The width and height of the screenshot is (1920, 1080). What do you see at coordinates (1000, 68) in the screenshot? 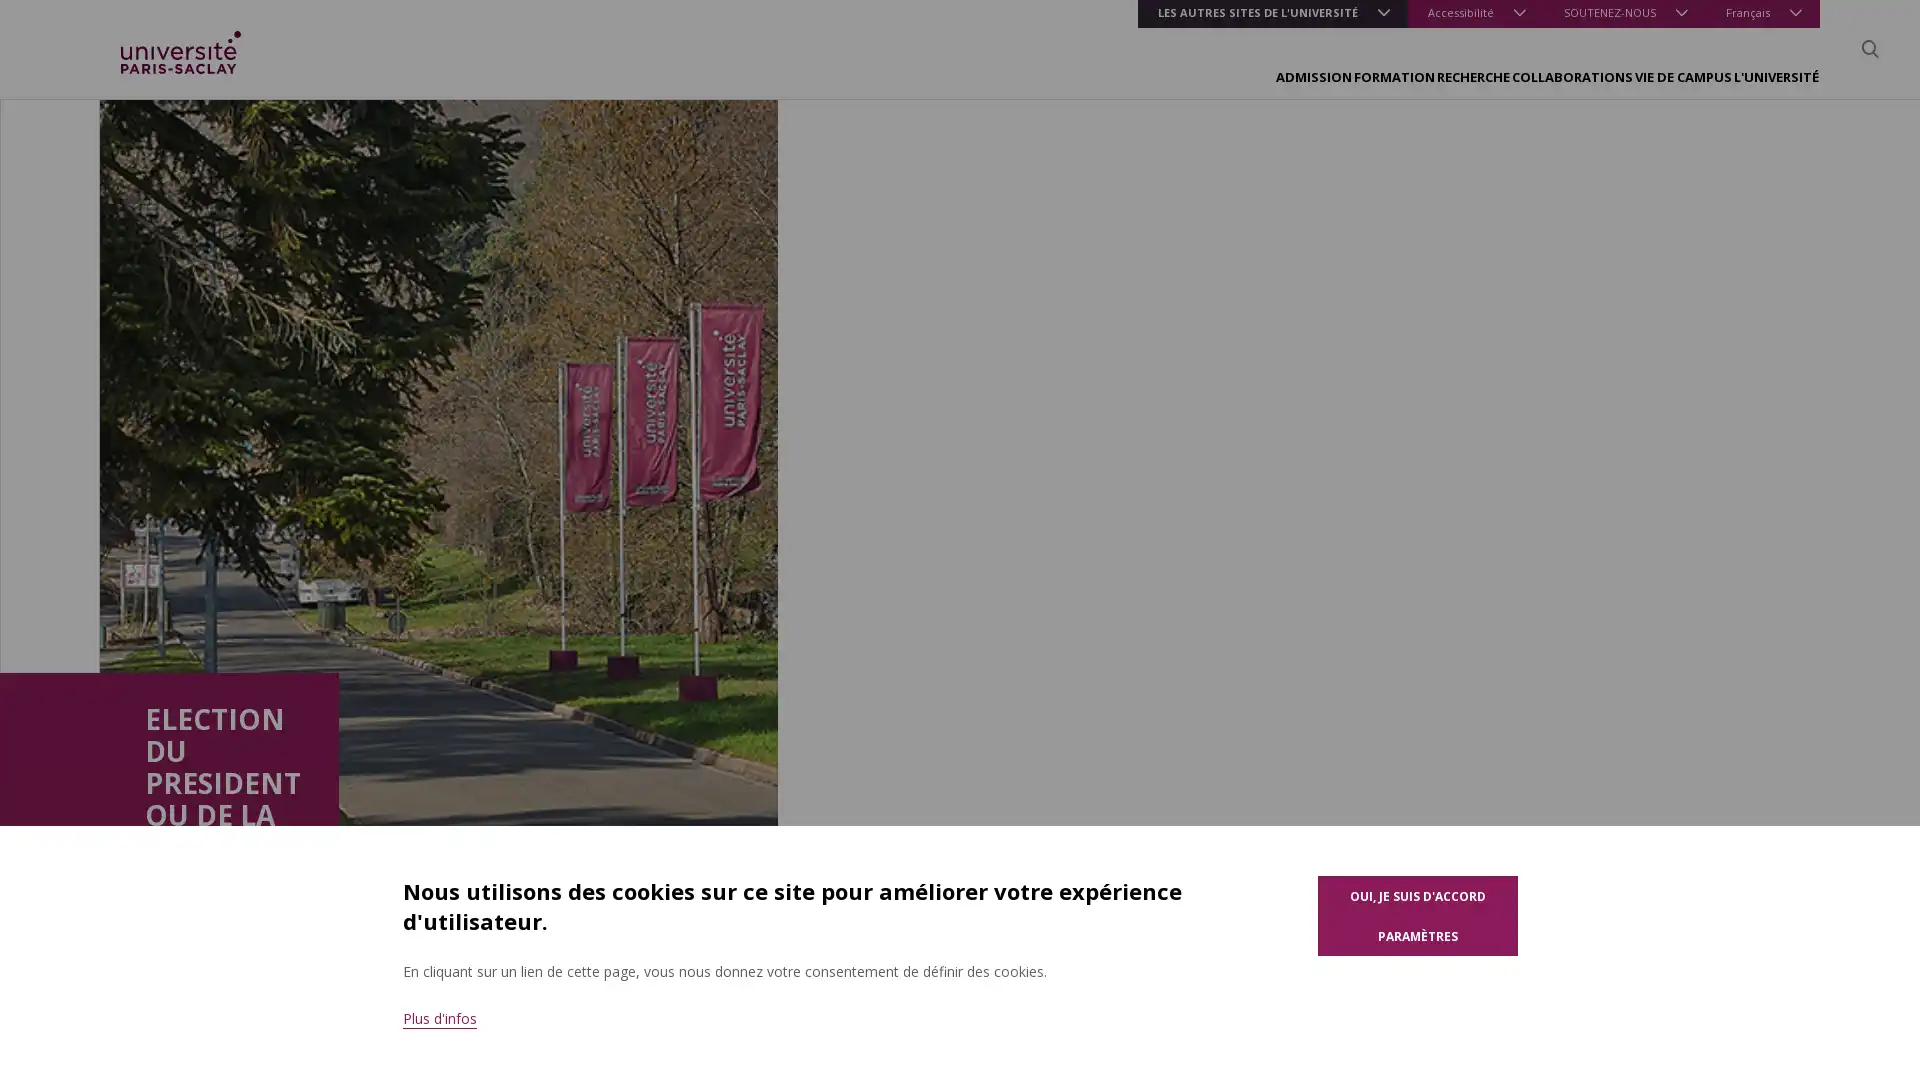
I see `ADMISSION` at bounding box center [1000, 68].